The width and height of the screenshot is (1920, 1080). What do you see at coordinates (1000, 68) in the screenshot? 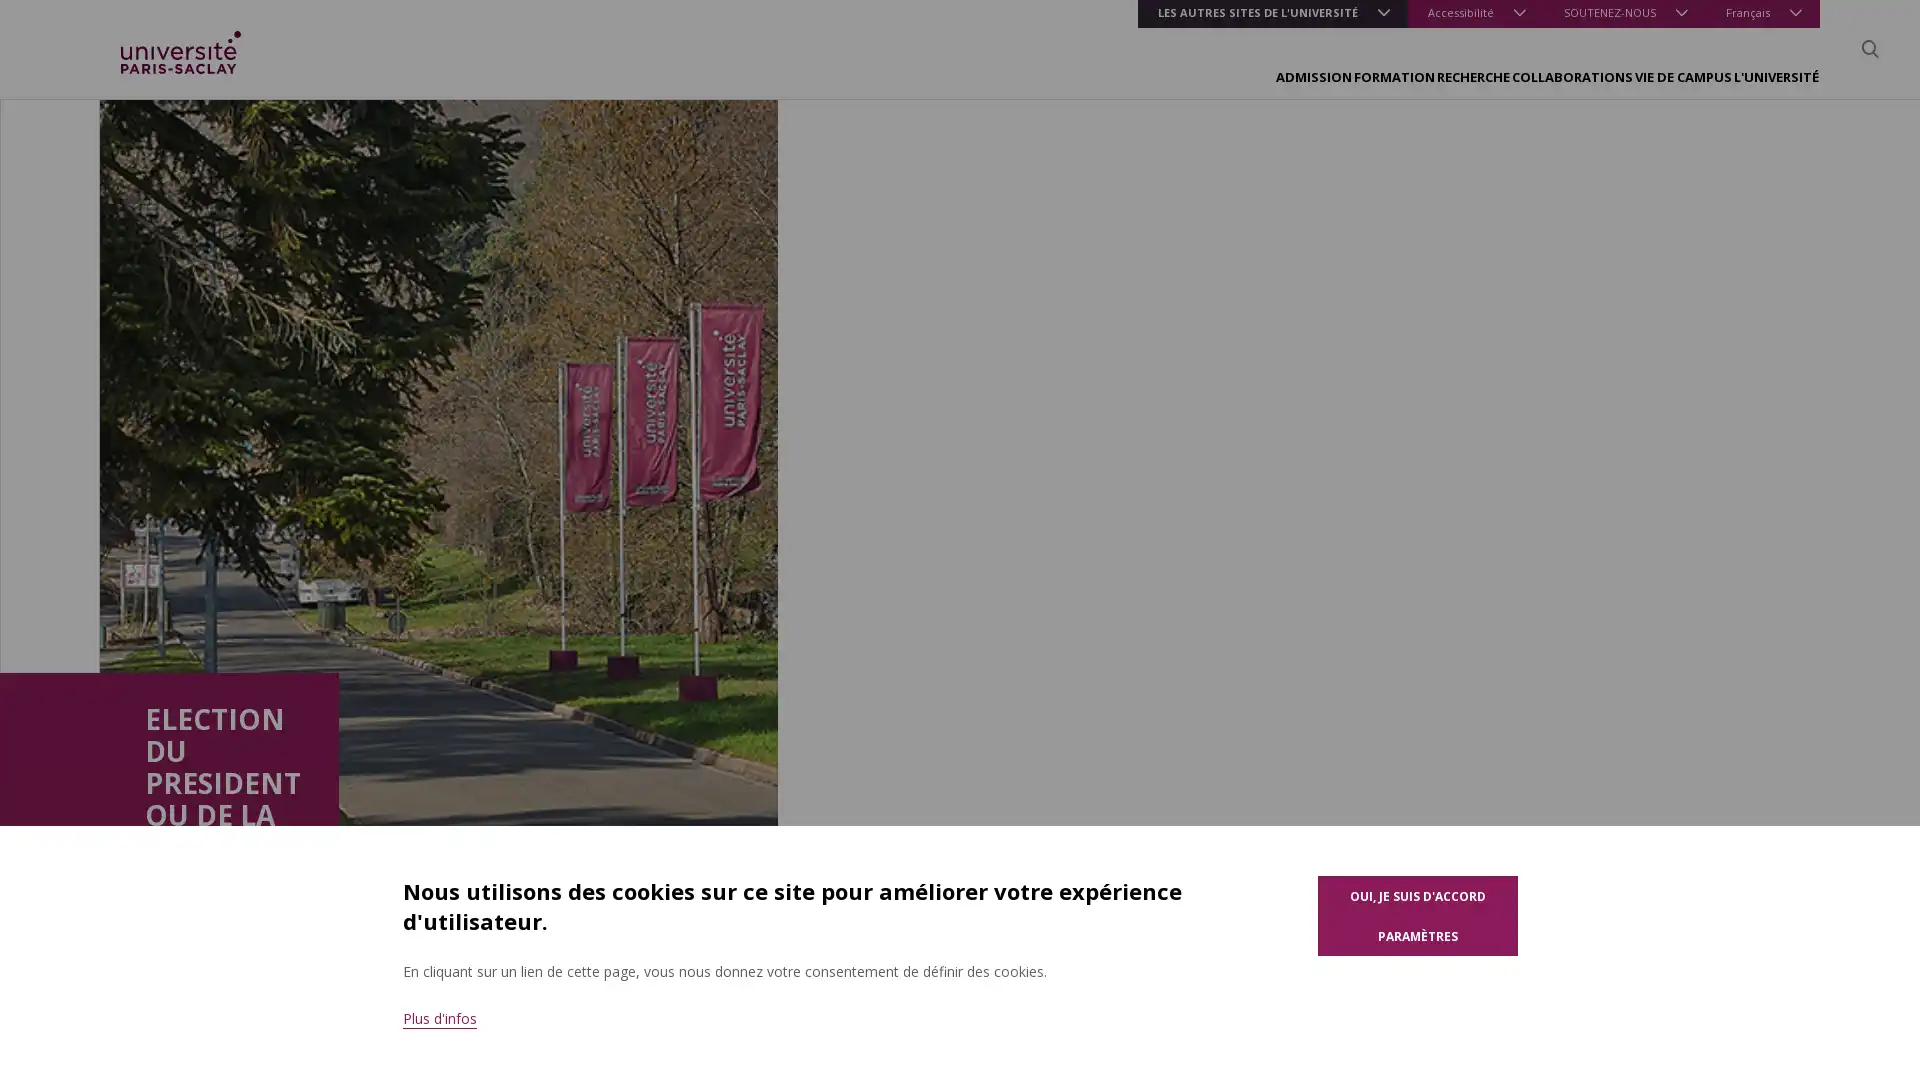
I see `ADMISSION` at bounding box center [1000, 68].